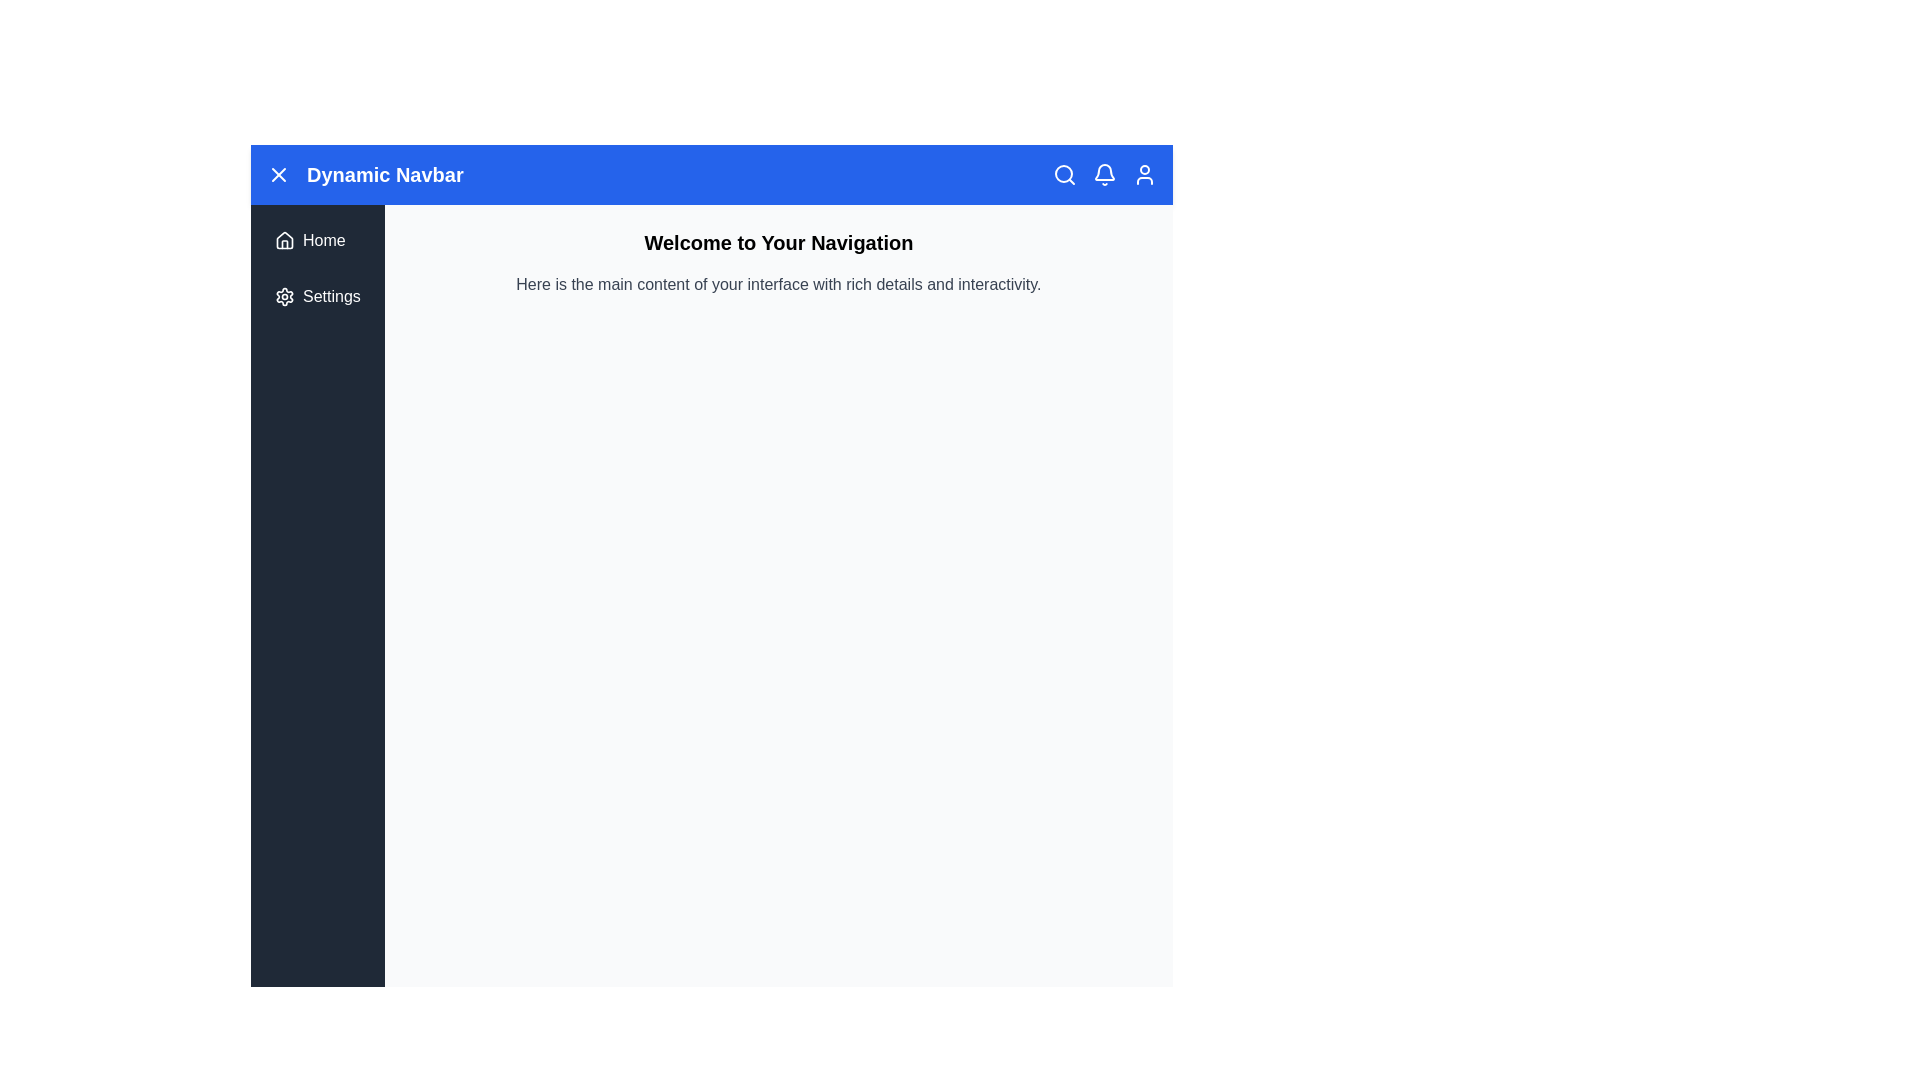 This screenshot has width=1920, height=1080. What do you see at coordinates (277, 173) in the screenshot?
I see `the square-shaped 'X' icon button located in the top-left of the blue navbar` at bounding box center [277, 173].